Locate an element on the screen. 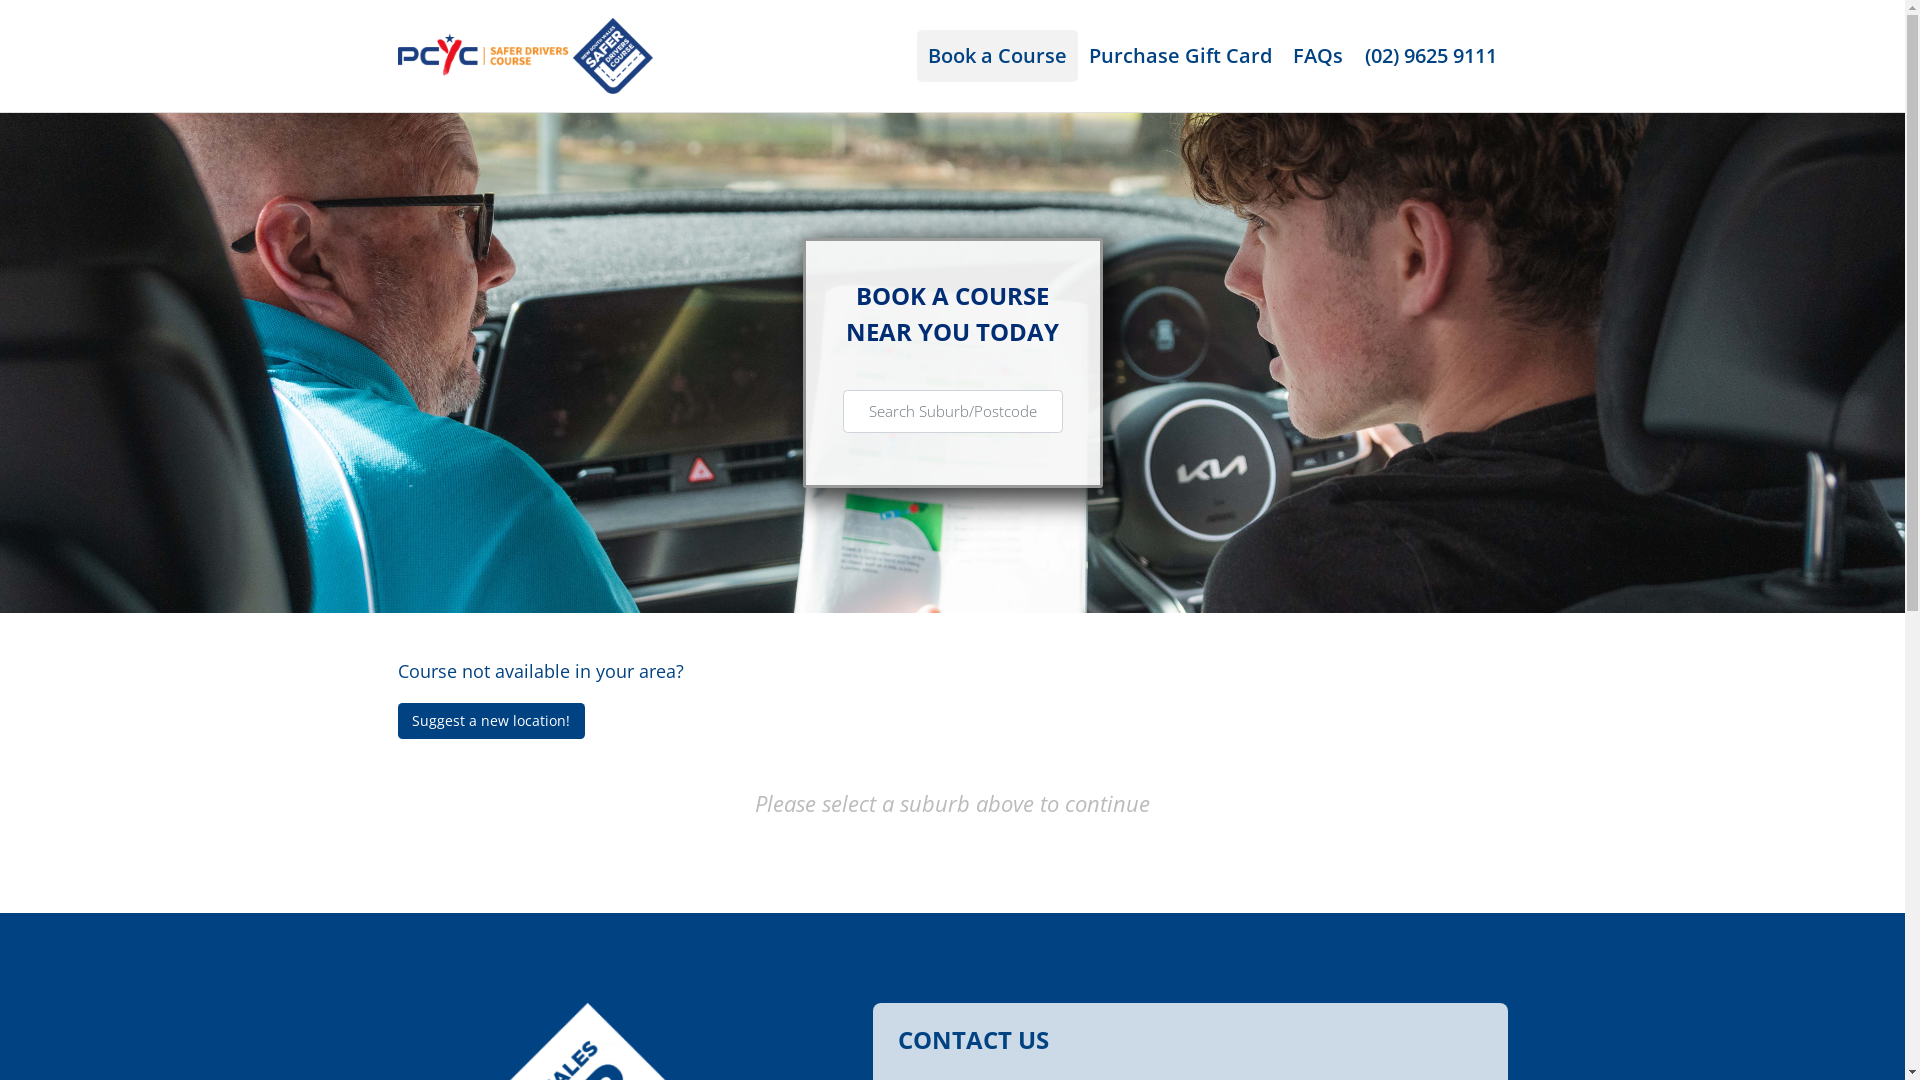 The image size is (1920, 1080). 'FAQs' is located at coordinates (1318, 55).